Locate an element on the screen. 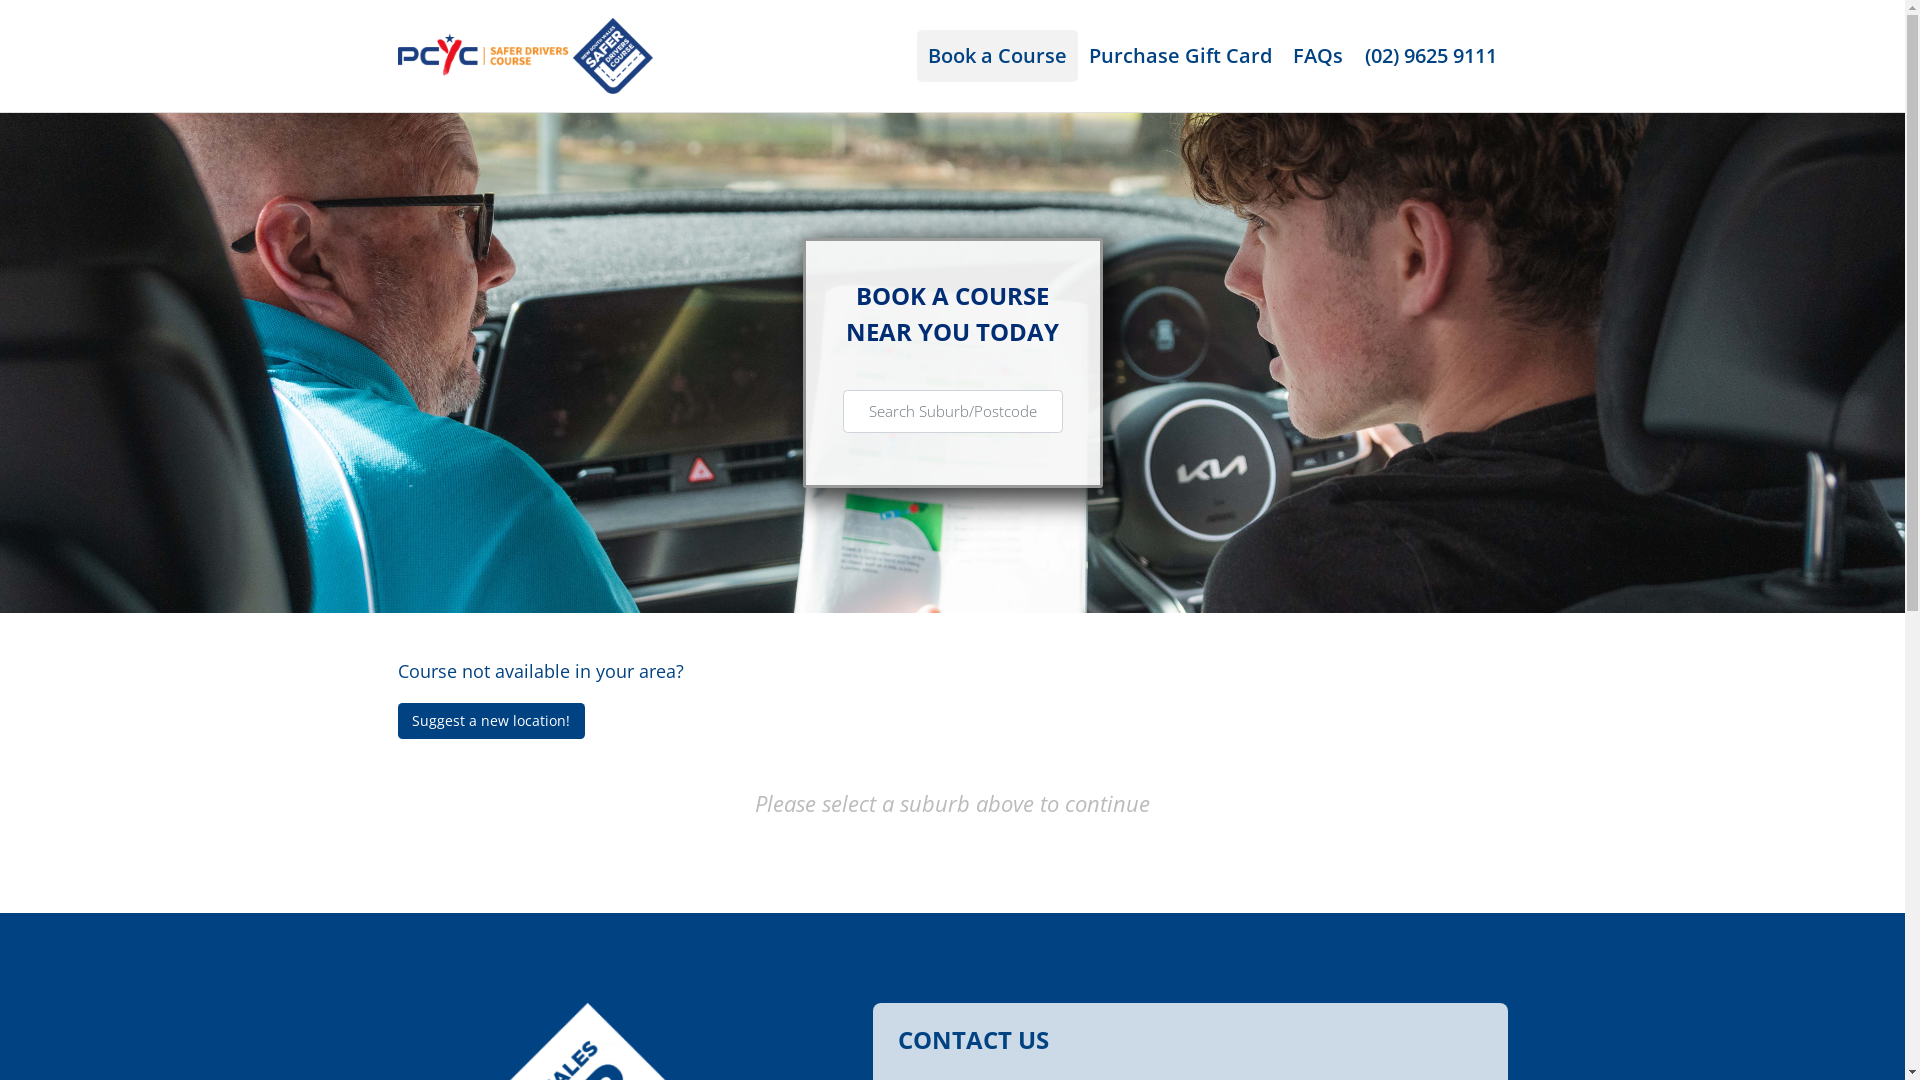 The image size is (1920, 1080). 'FAQs' is located at coordinates (1318, 55).